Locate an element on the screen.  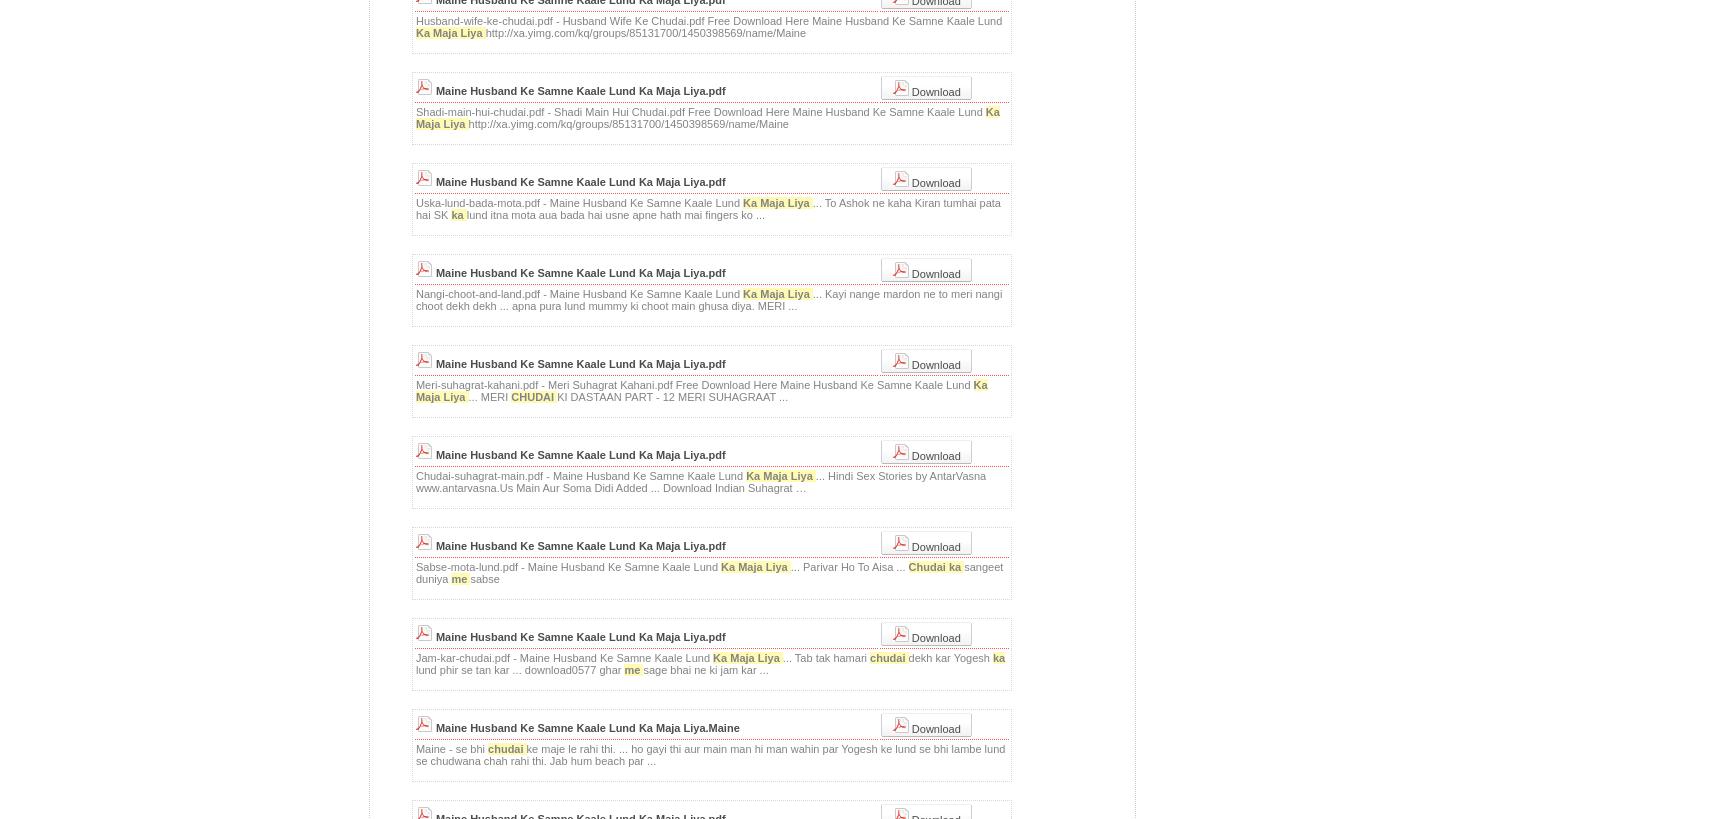
'dekh kar Yogesh' is located at coordinates (949, 657).